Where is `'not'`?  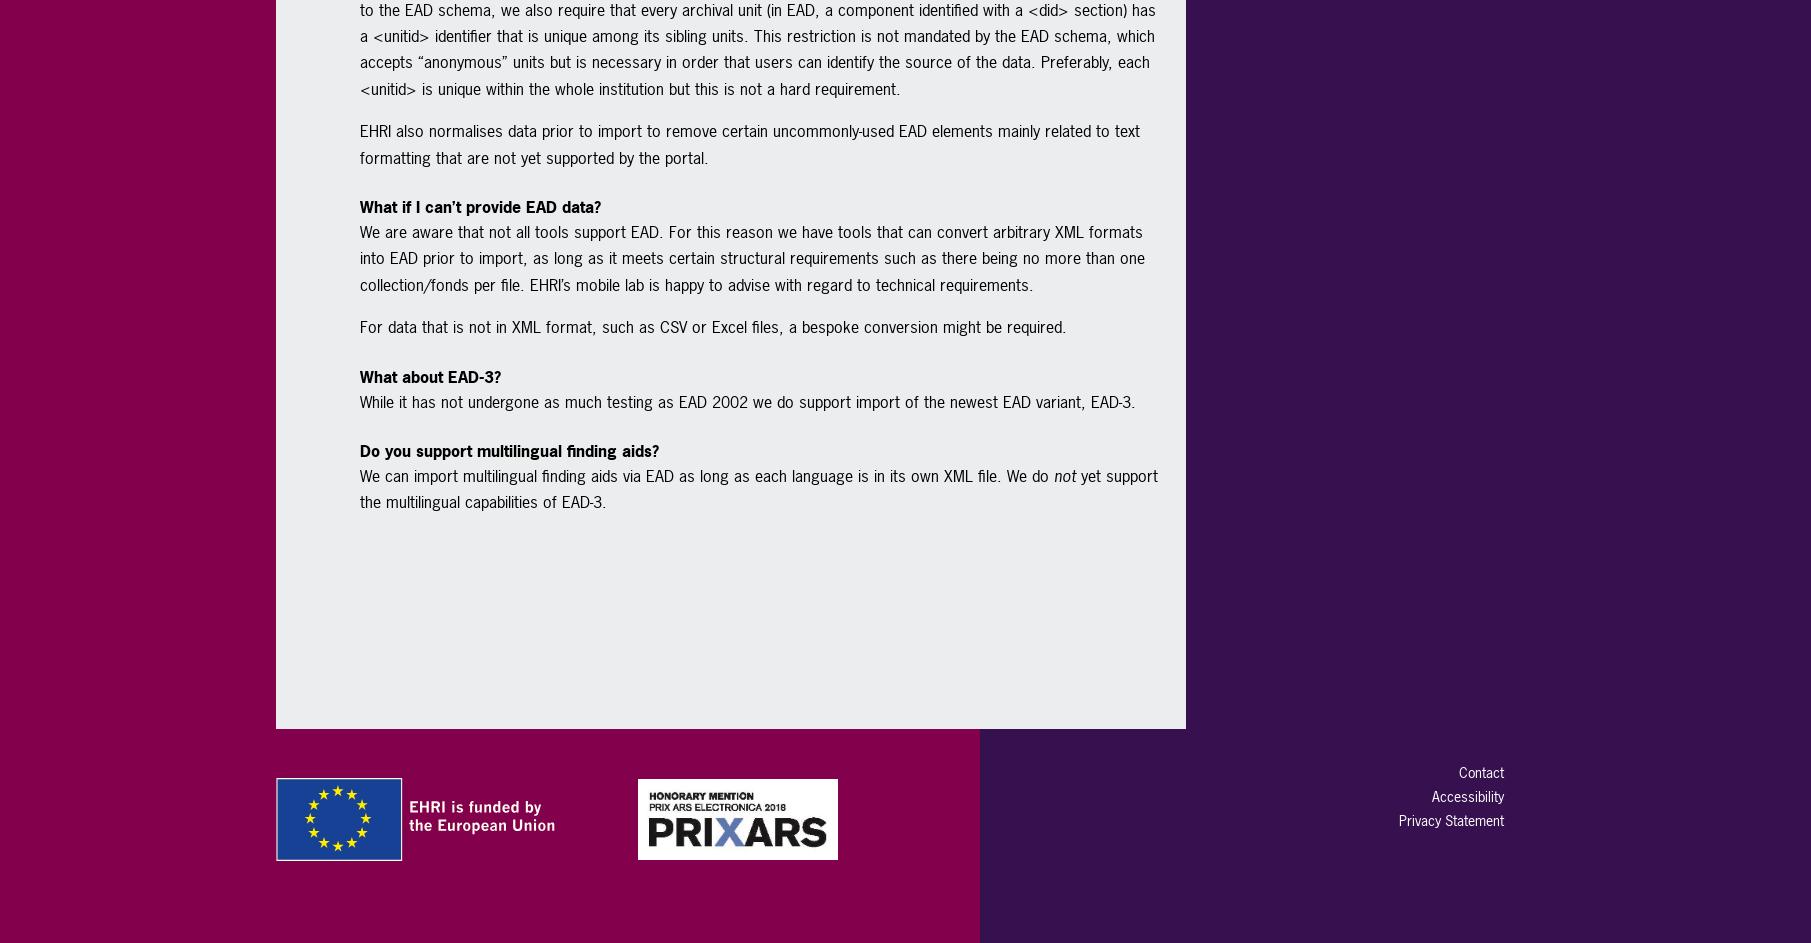
'not' is located at coordinates (1063, 473).